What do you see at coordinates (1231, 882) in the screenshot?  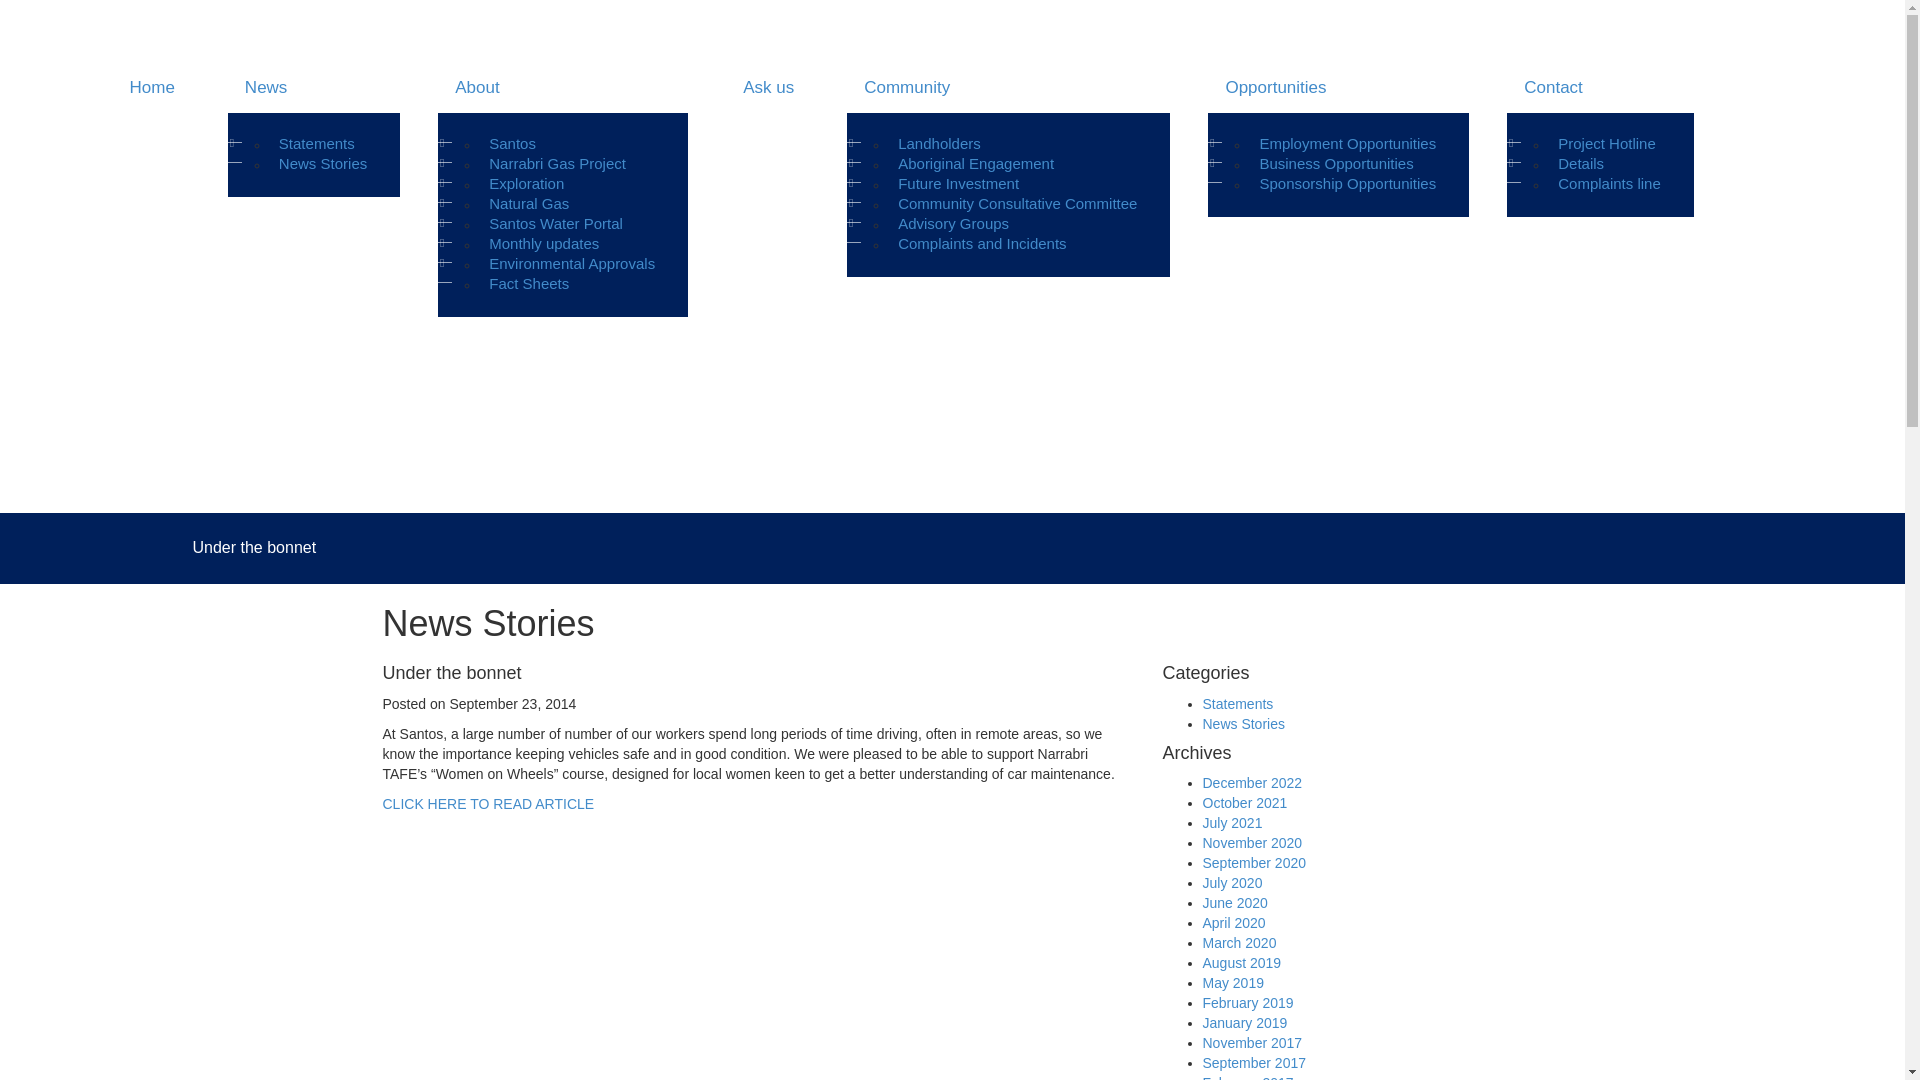 I see `'July 2020'` at bounding box center [1231, 882].